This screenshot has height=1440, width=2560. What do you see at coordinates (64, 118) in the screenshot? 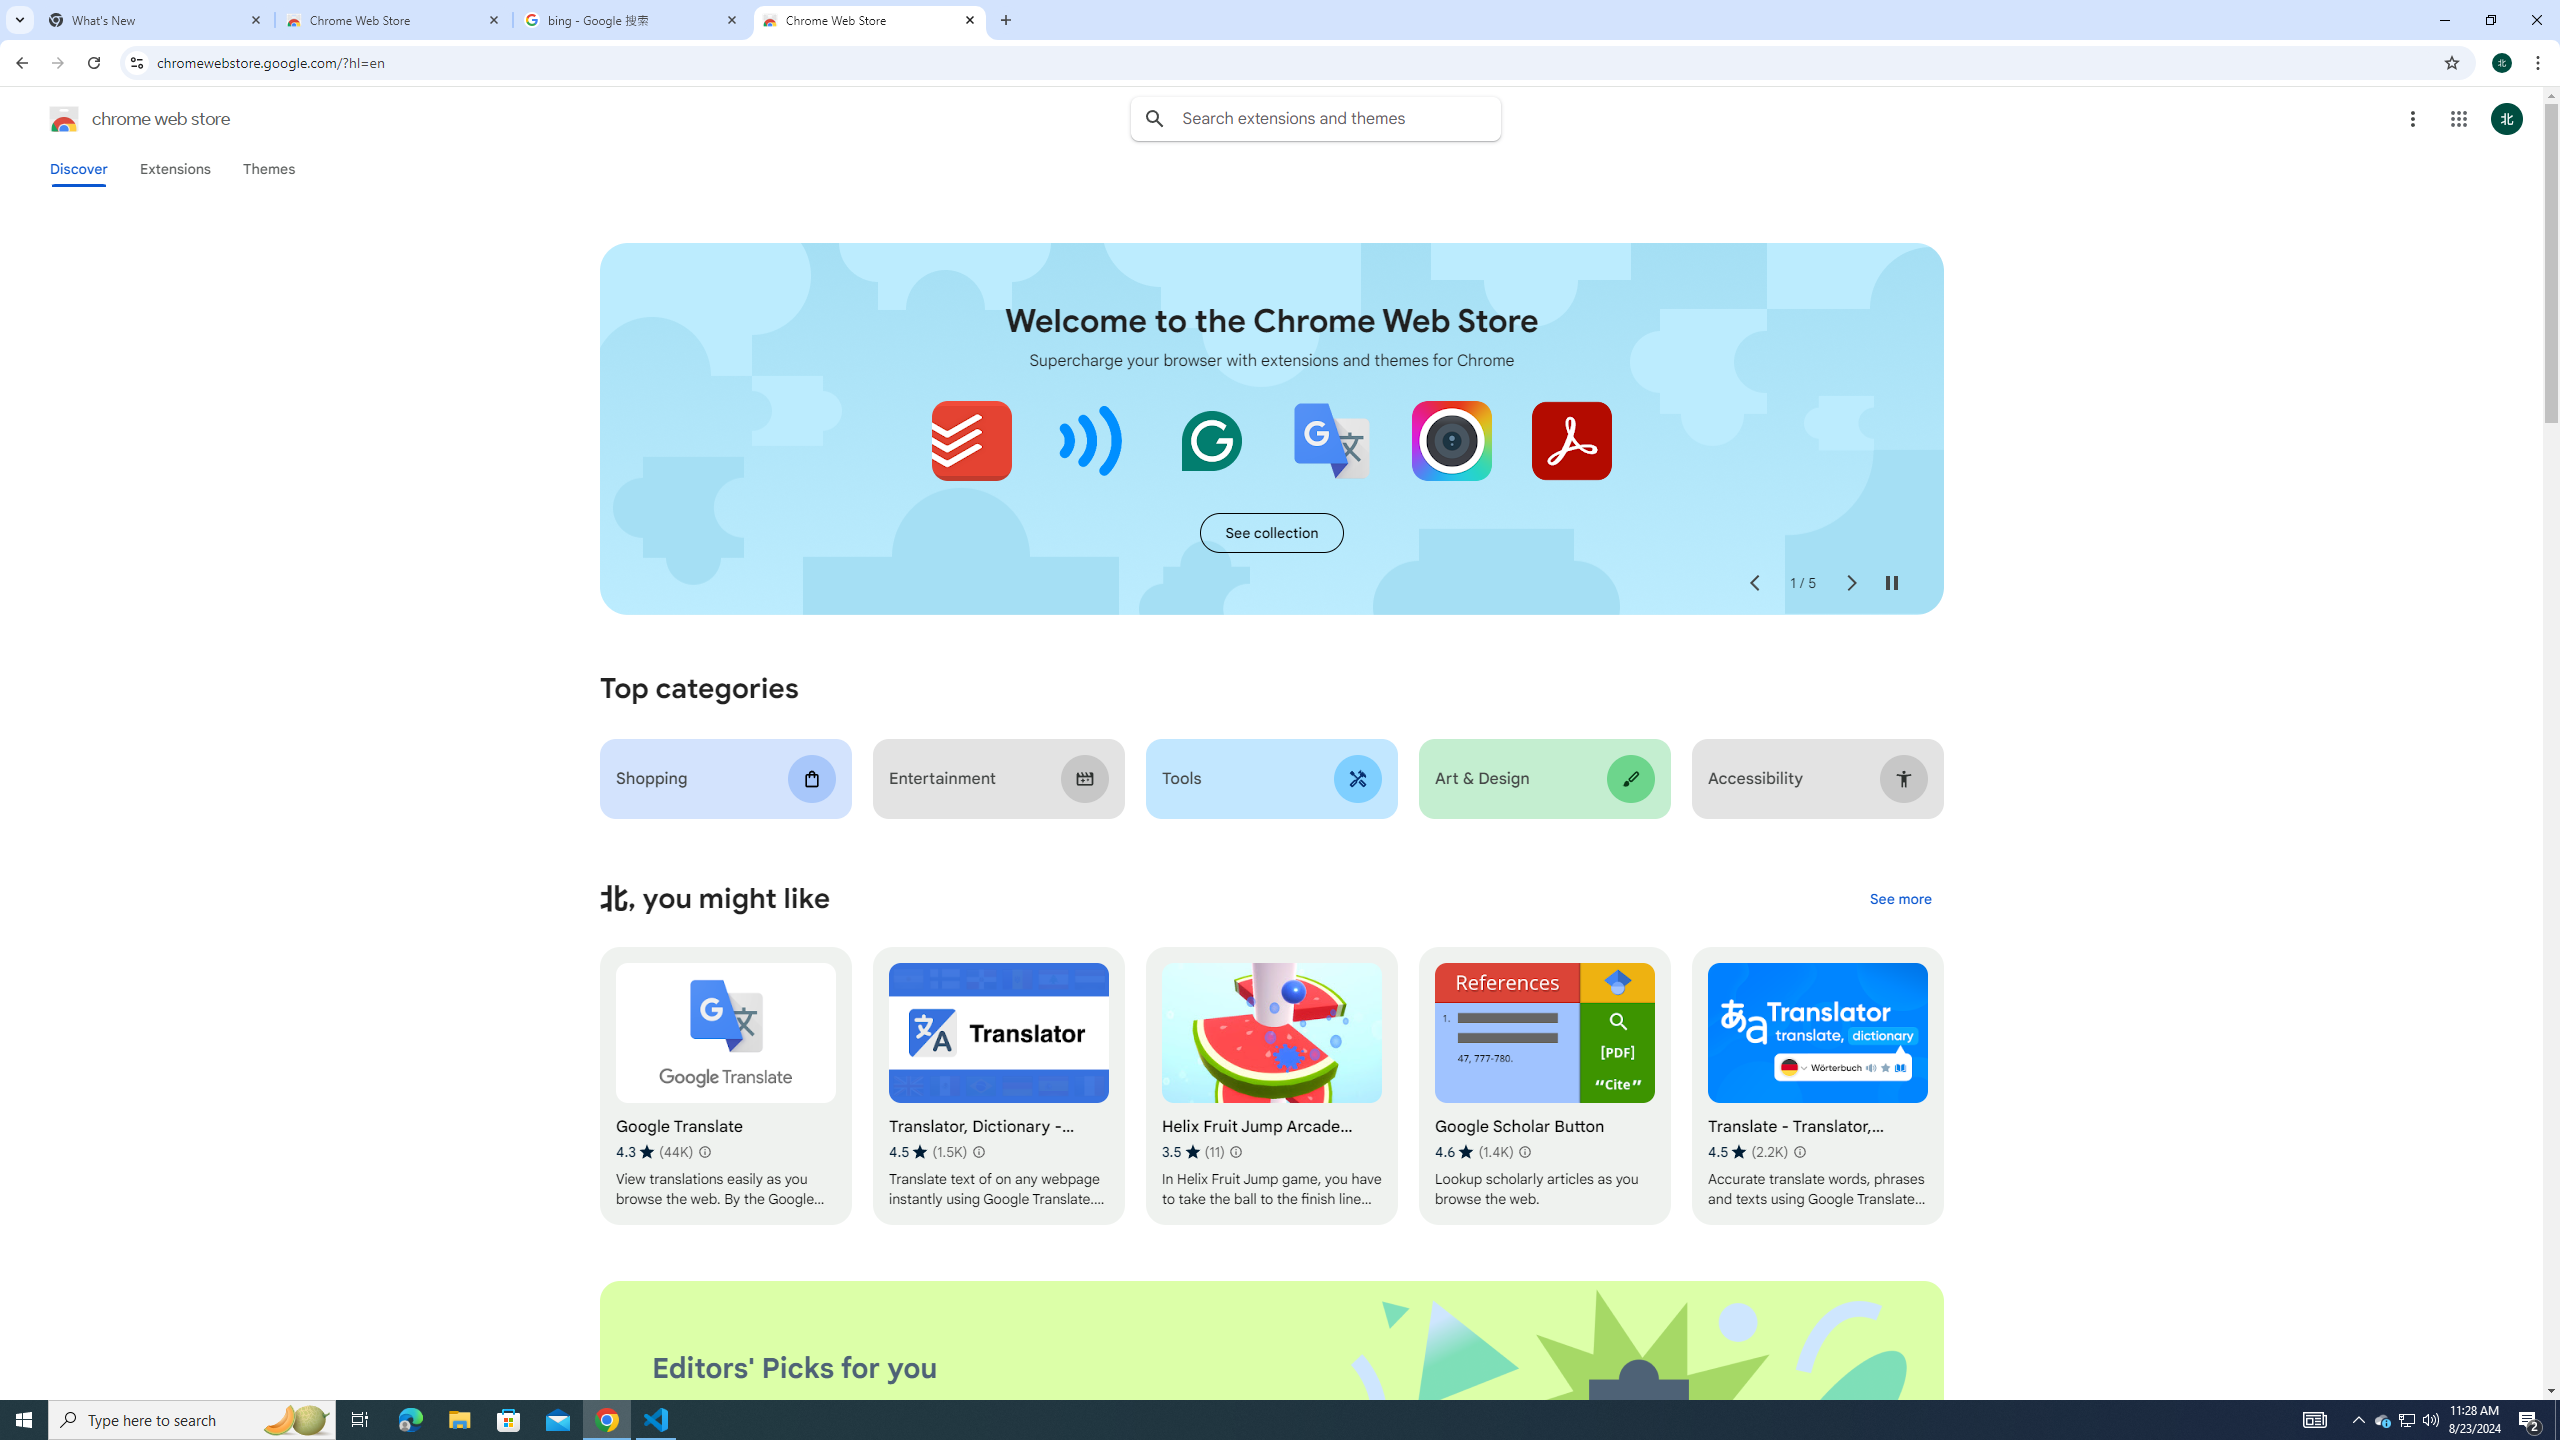
I see `'Chrome Web Store logo'` at bounding box center [64, 118].